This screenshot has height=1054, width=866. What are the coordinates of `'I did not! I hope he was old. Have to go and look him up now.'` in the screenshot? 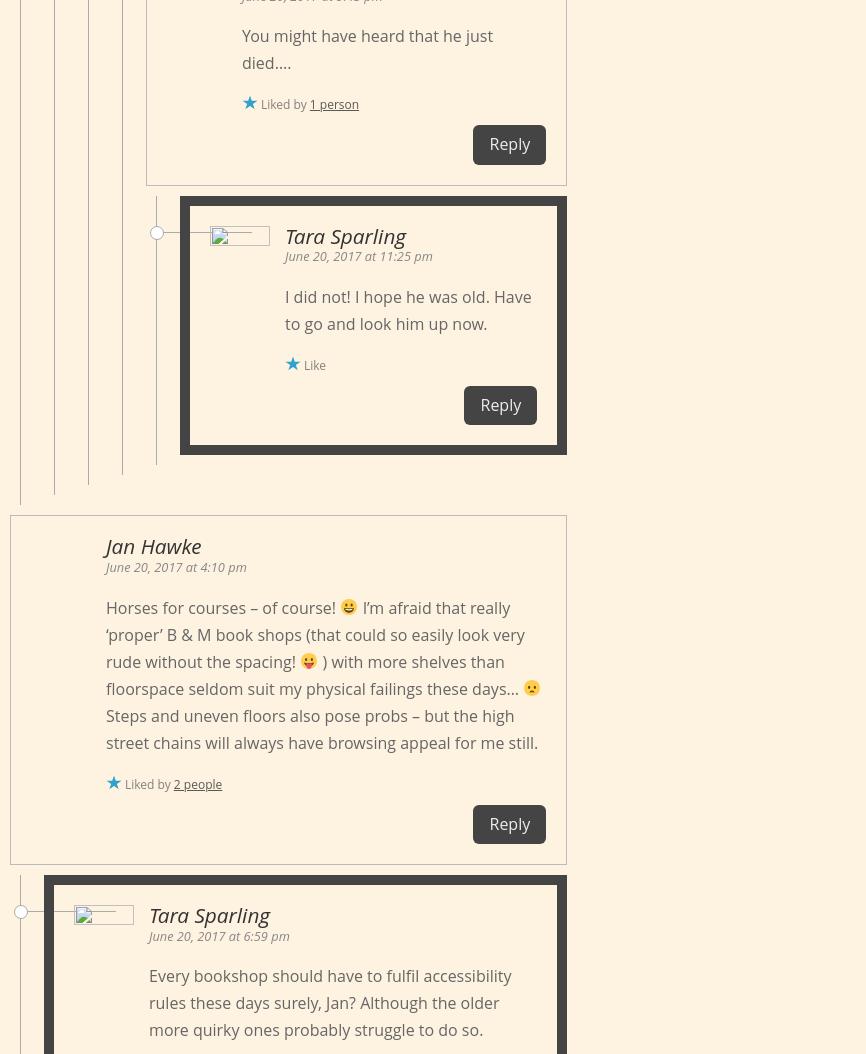 It's located at (284, 309).